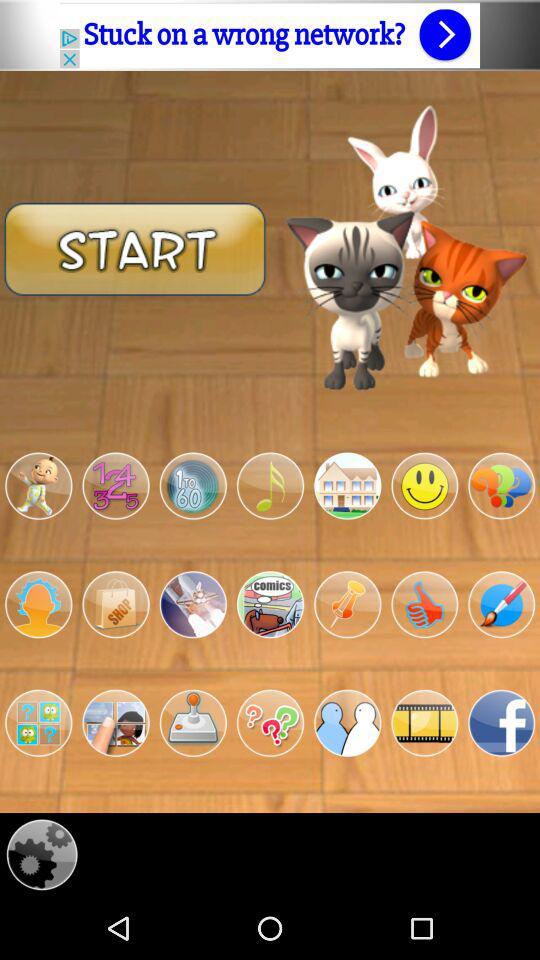 Image resolution: width=540 pixels, height=960 pixels. Describe the element at coordinates (193, 603) in the screenshot. I see `image option to play` at that location.